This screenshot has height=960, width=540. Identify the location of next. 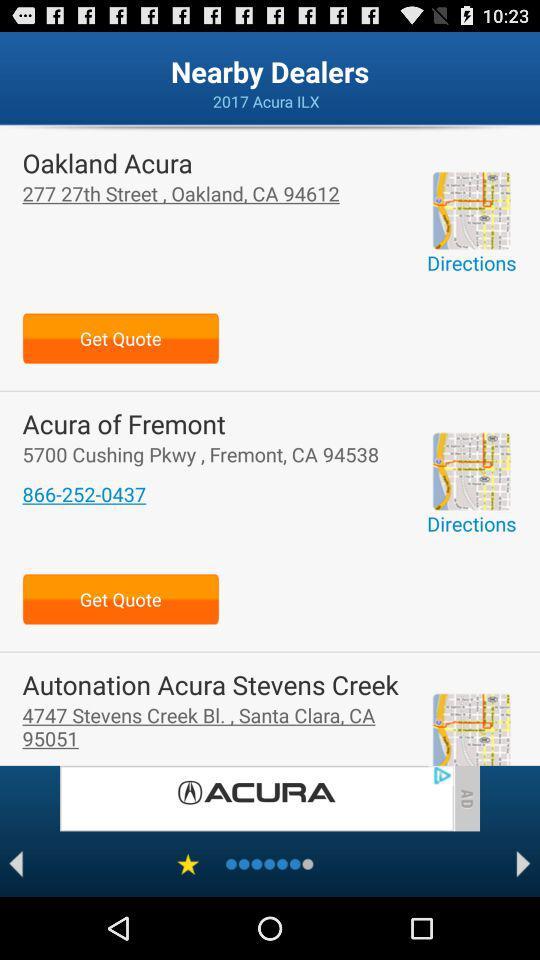
(523, 863).